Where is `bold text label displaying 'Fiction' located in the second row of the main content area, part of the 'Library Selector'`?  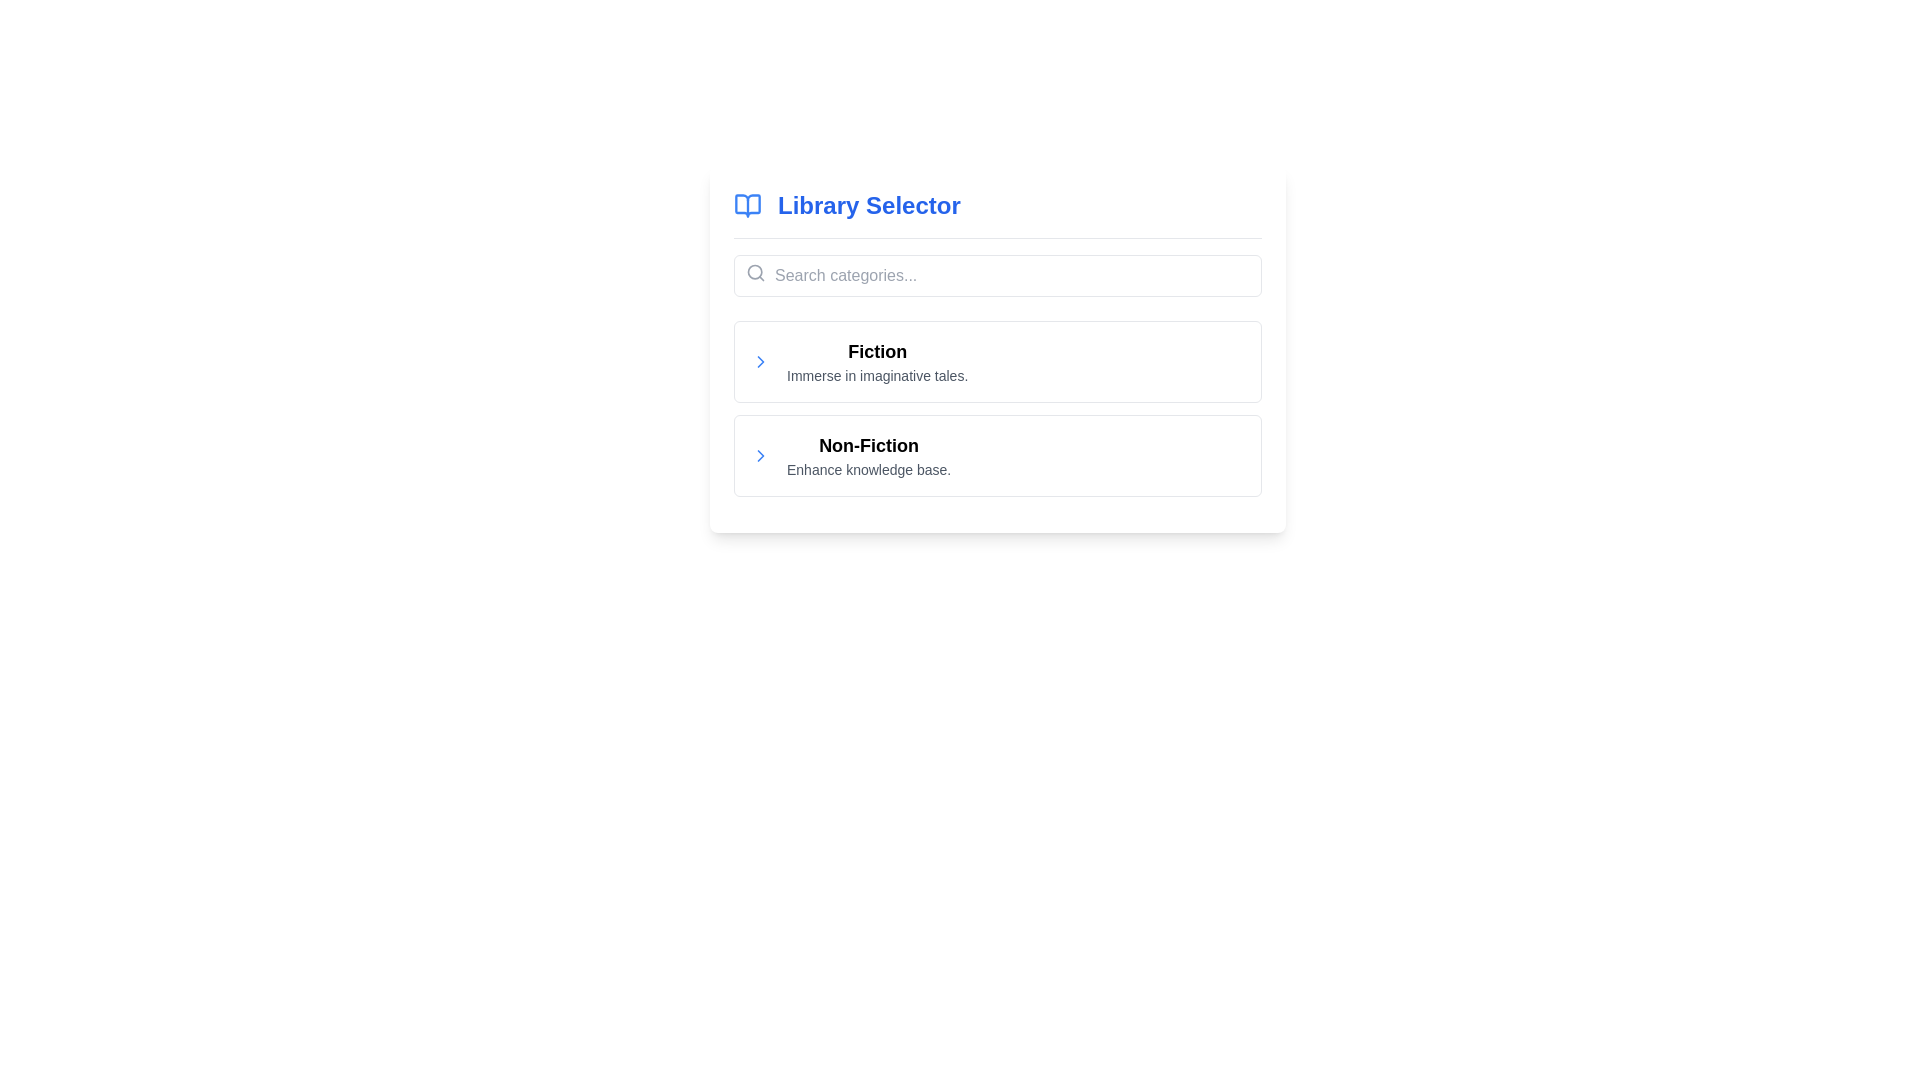
bold text label displaying 'Fiction' located in the second row of the main content area, part of the 'Library Selector' is located at coordinates (877, 350).